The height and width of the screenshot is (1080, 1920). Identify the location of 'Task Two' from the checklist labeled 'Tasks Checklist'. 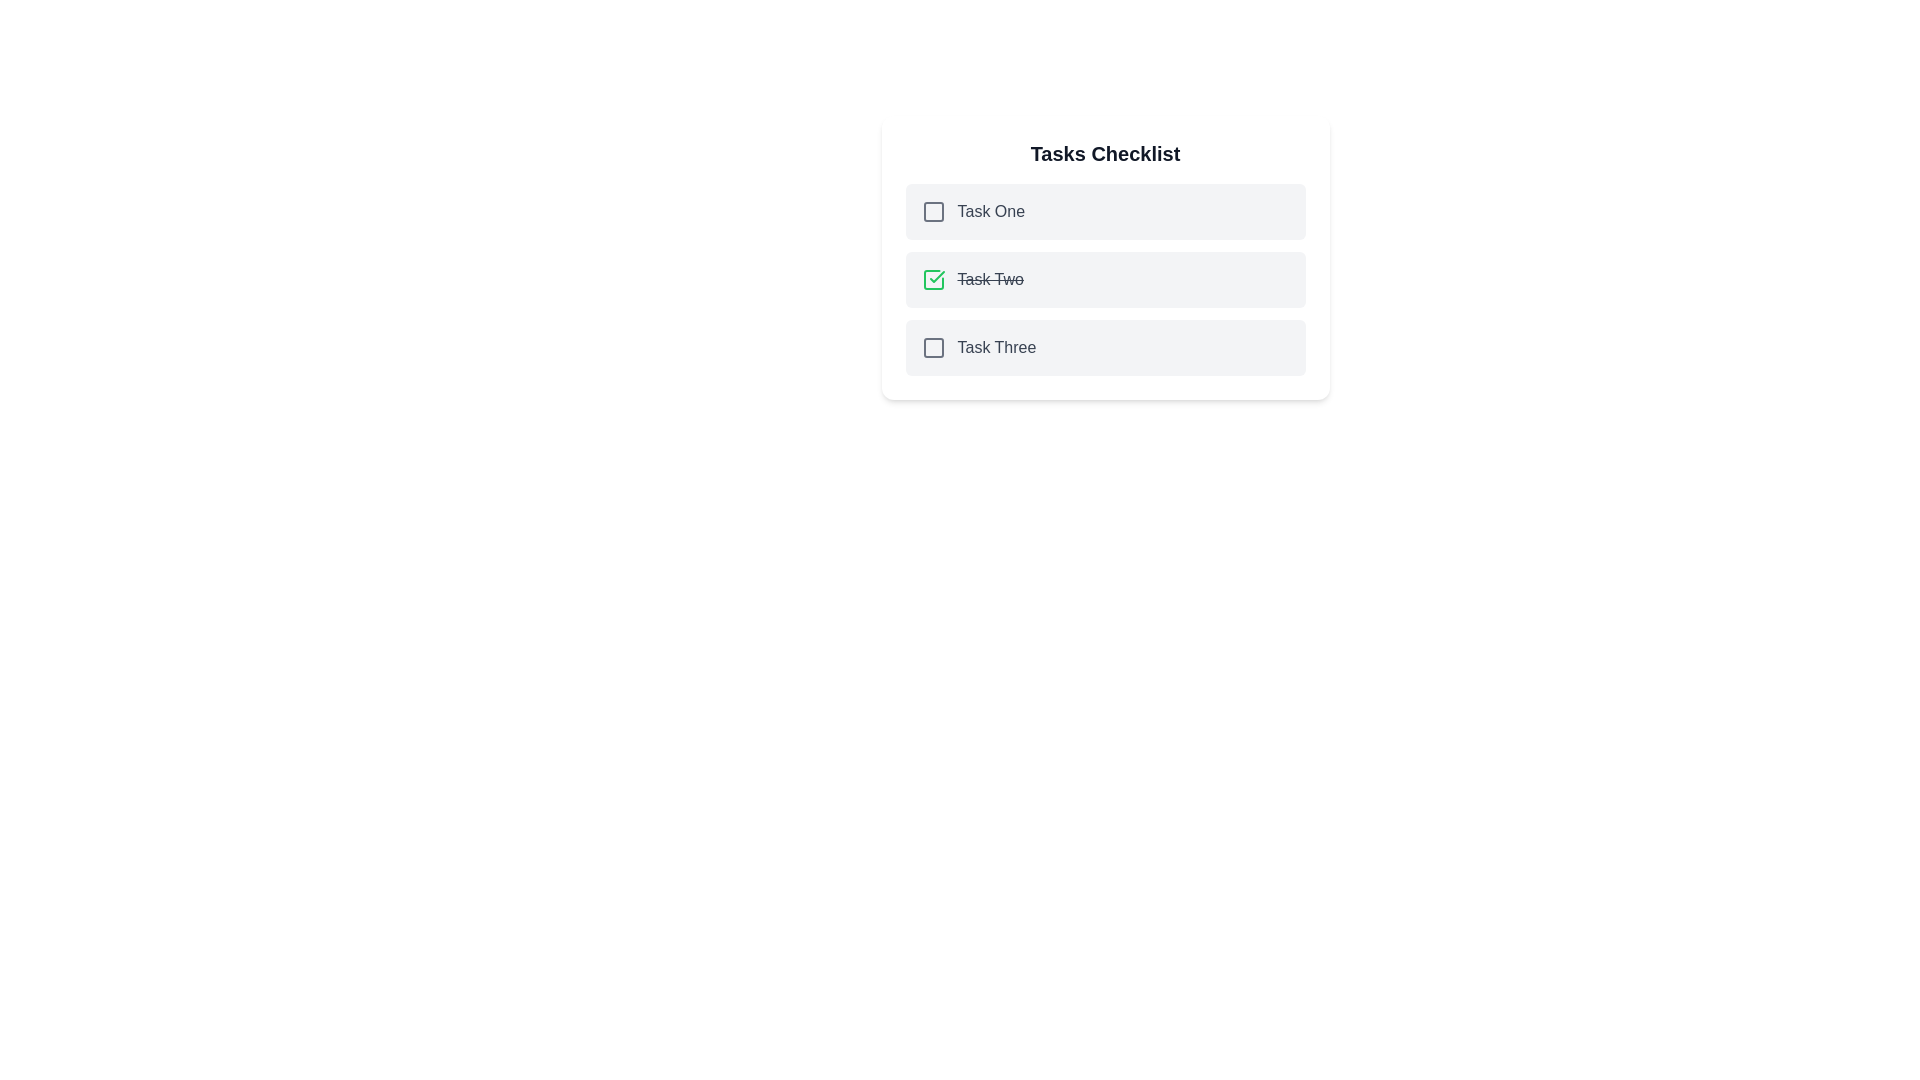
(1104, 257).